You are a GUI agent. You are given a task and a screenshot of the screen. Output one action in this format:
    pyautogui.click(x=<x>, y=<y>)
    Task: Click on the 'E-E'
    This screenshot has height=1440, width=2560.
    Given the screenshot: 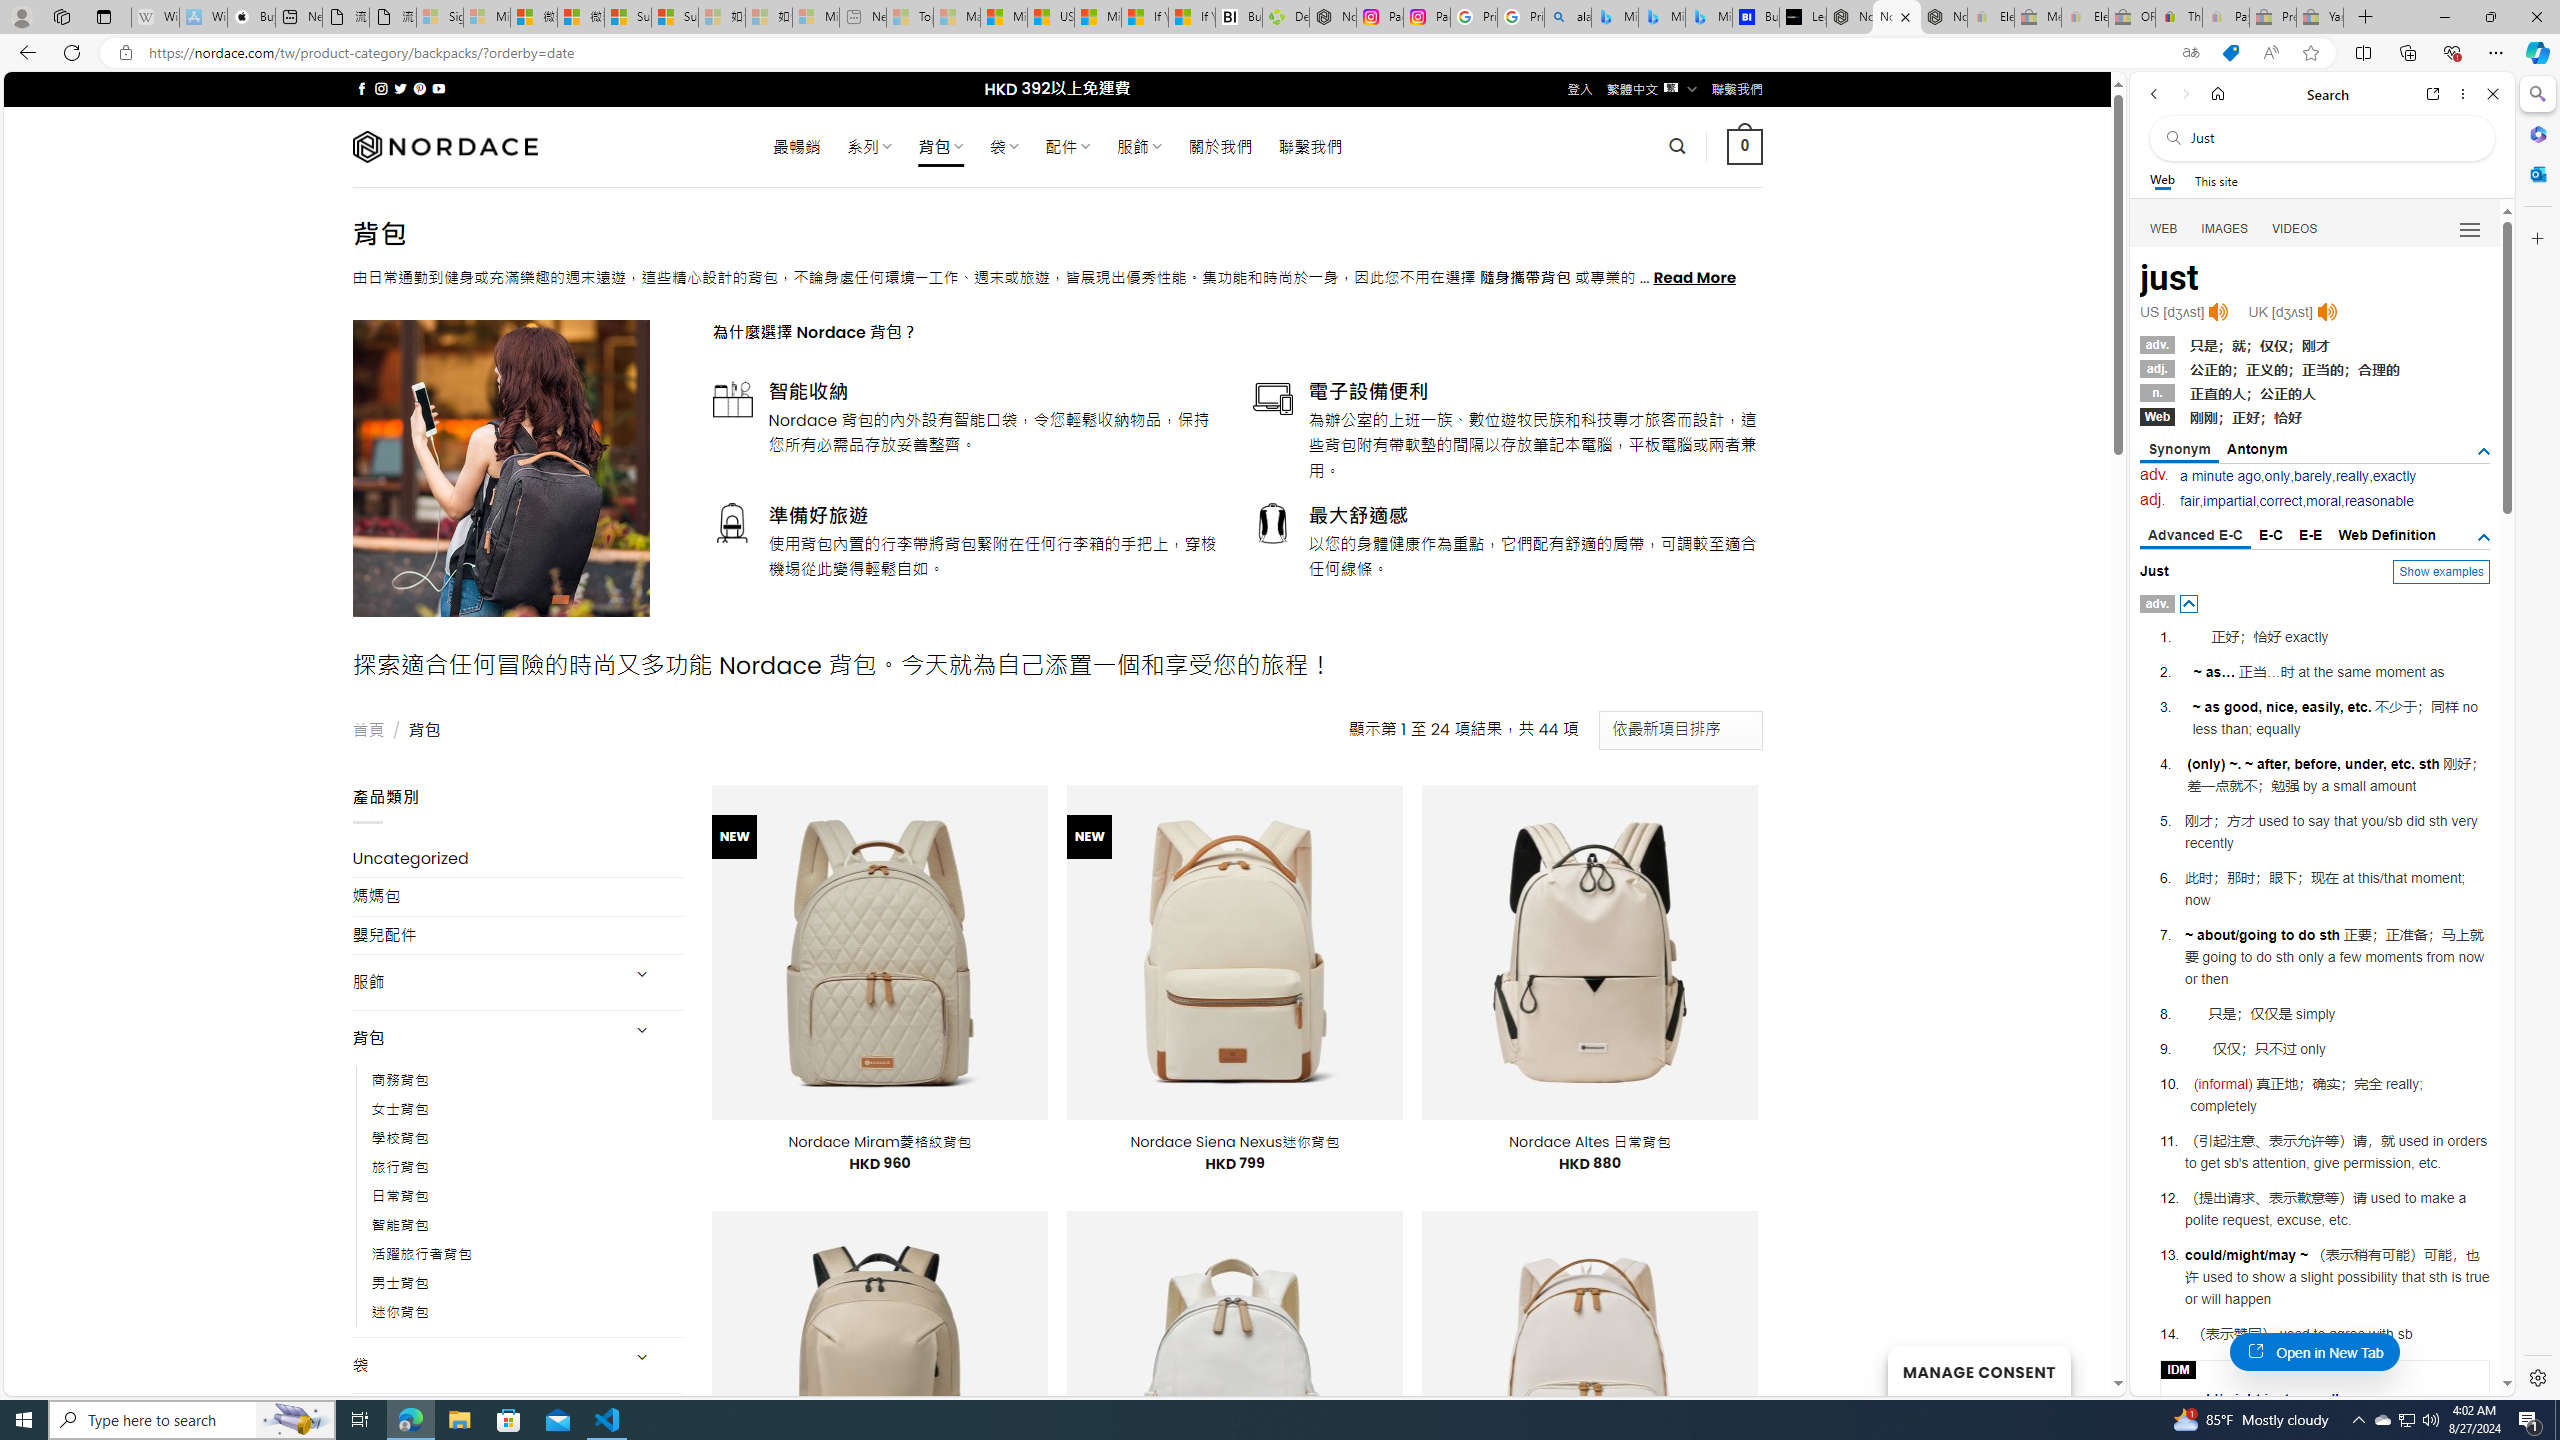 What is the action you would take?
    pyautogui.click(x=2311, y=533)
    